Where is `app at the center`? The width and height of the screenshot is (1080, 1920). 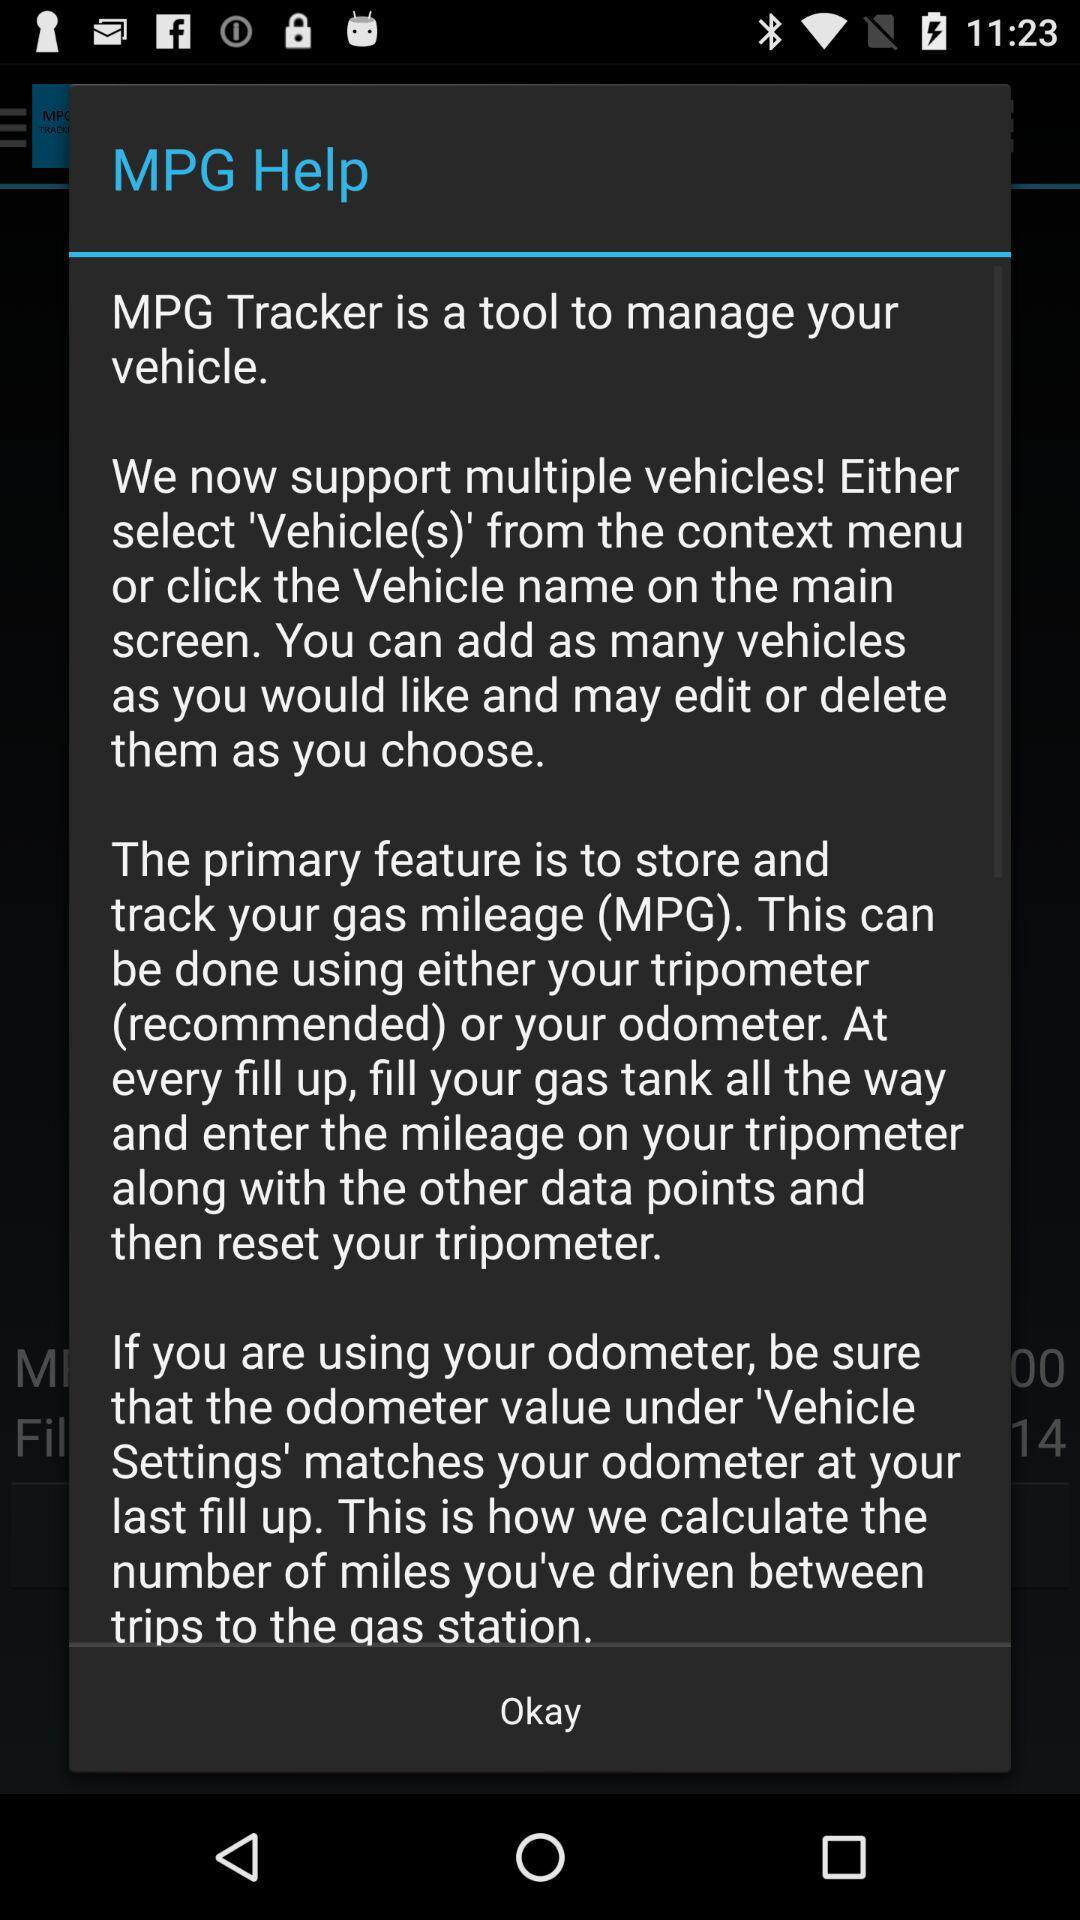
app at the center is located at coordinates (540, 950).